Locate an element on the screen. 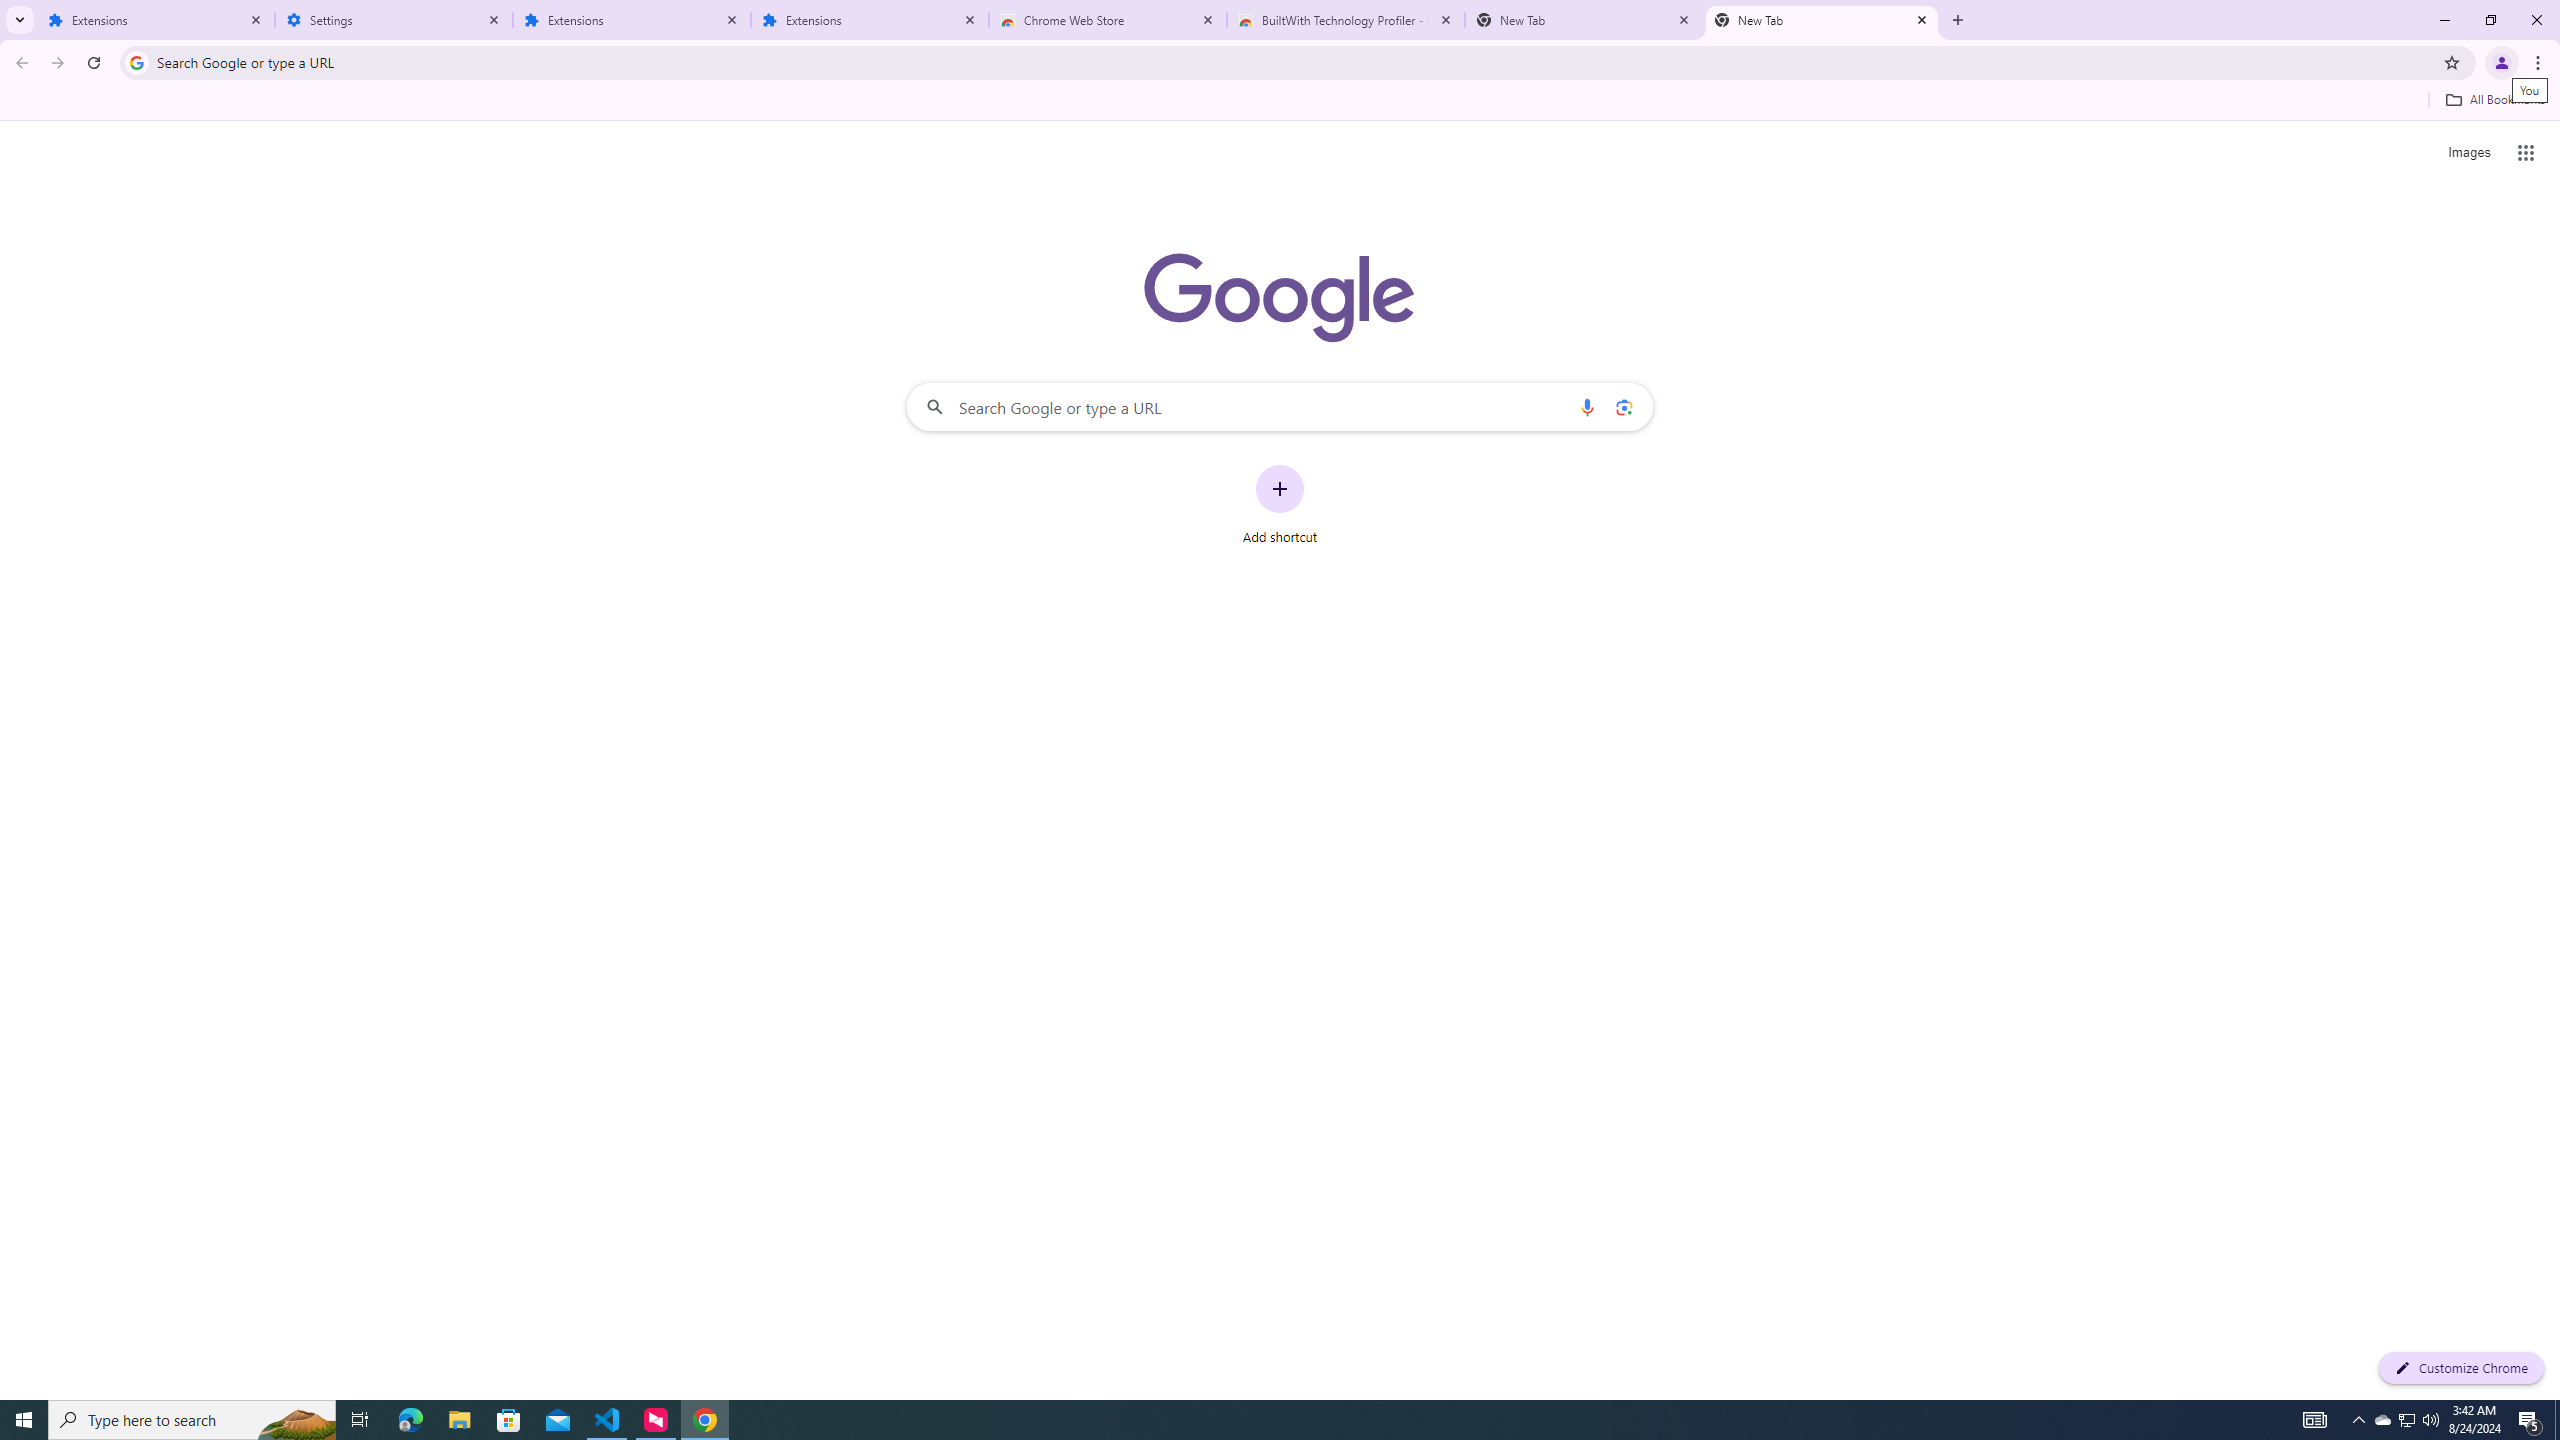 This screenshot has height=1440, width=2560. 'BuiltWith Technology Profiler - Chrome Web Store' is located at coordinates (1345, 19).